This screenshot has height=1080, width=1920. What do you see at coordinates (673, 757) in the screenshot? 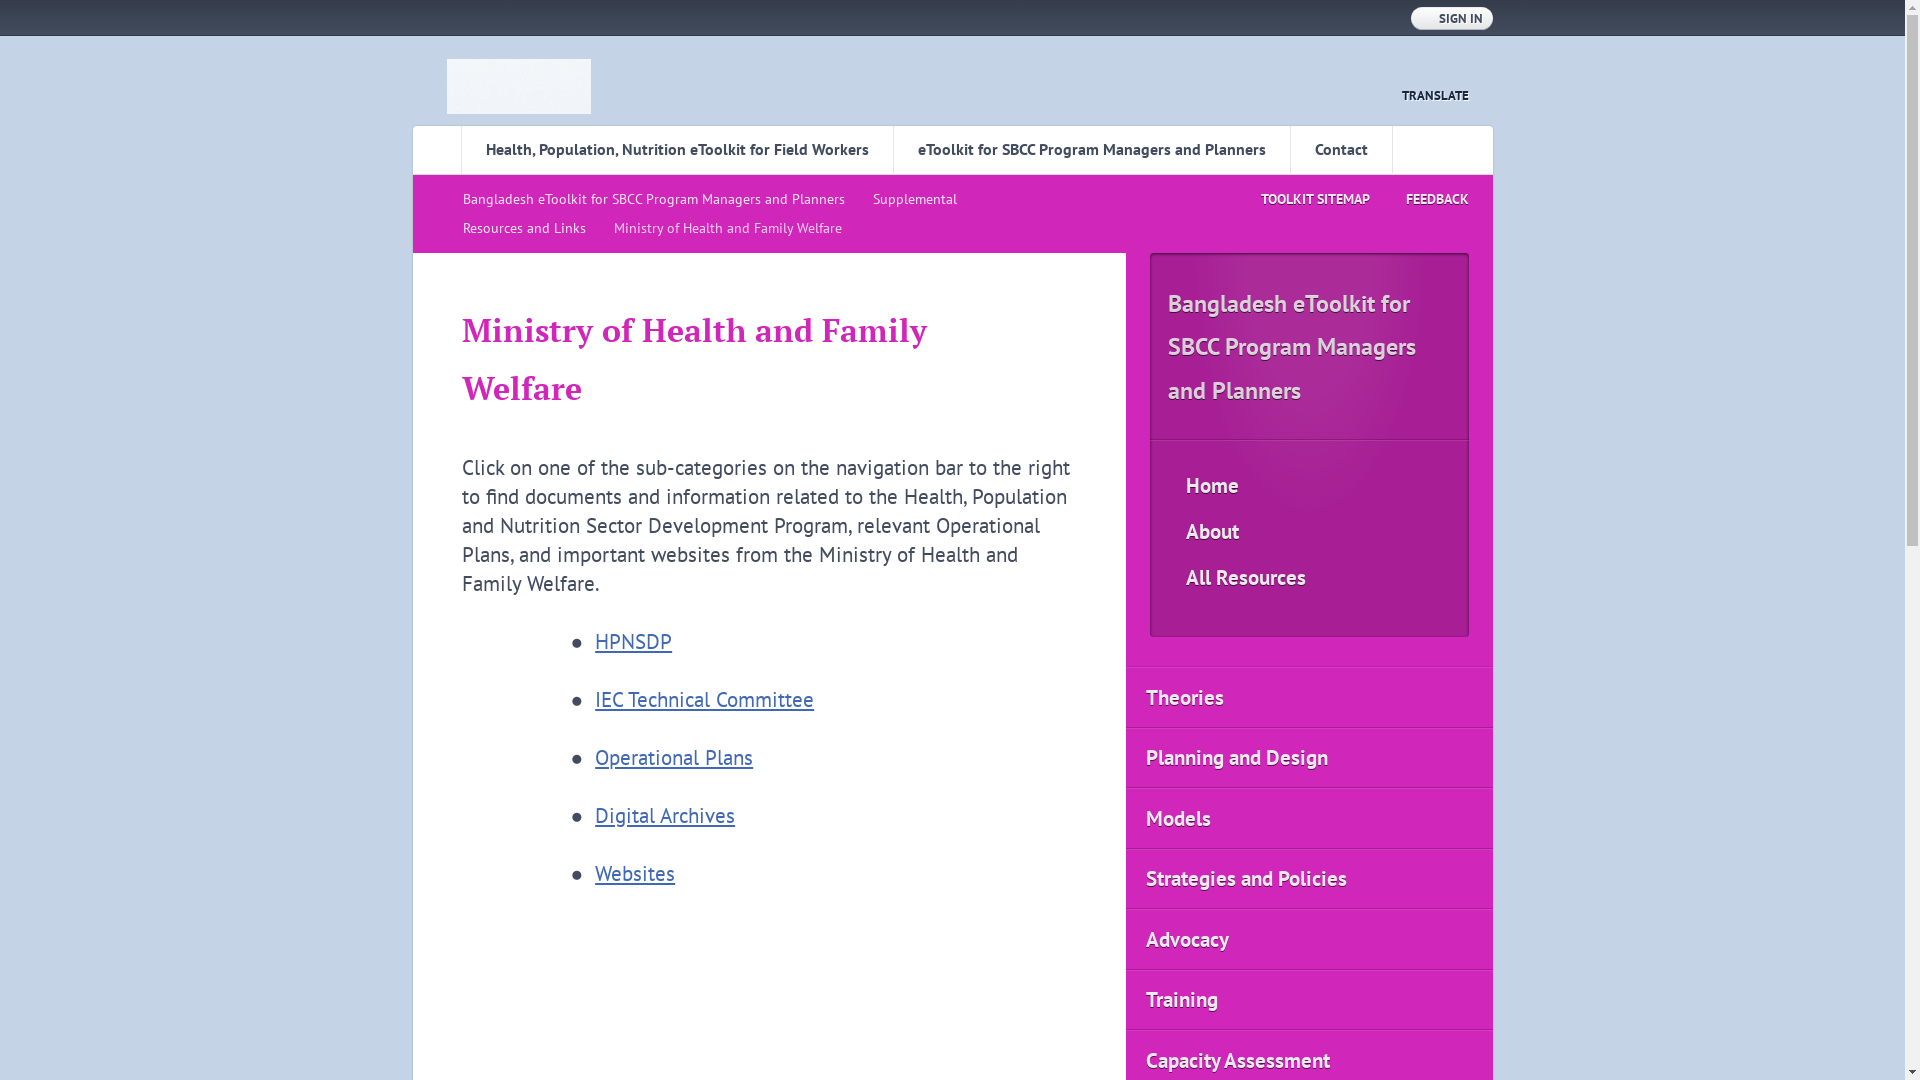
I see `'Operational Plans'` at bounding box center [673, 757].